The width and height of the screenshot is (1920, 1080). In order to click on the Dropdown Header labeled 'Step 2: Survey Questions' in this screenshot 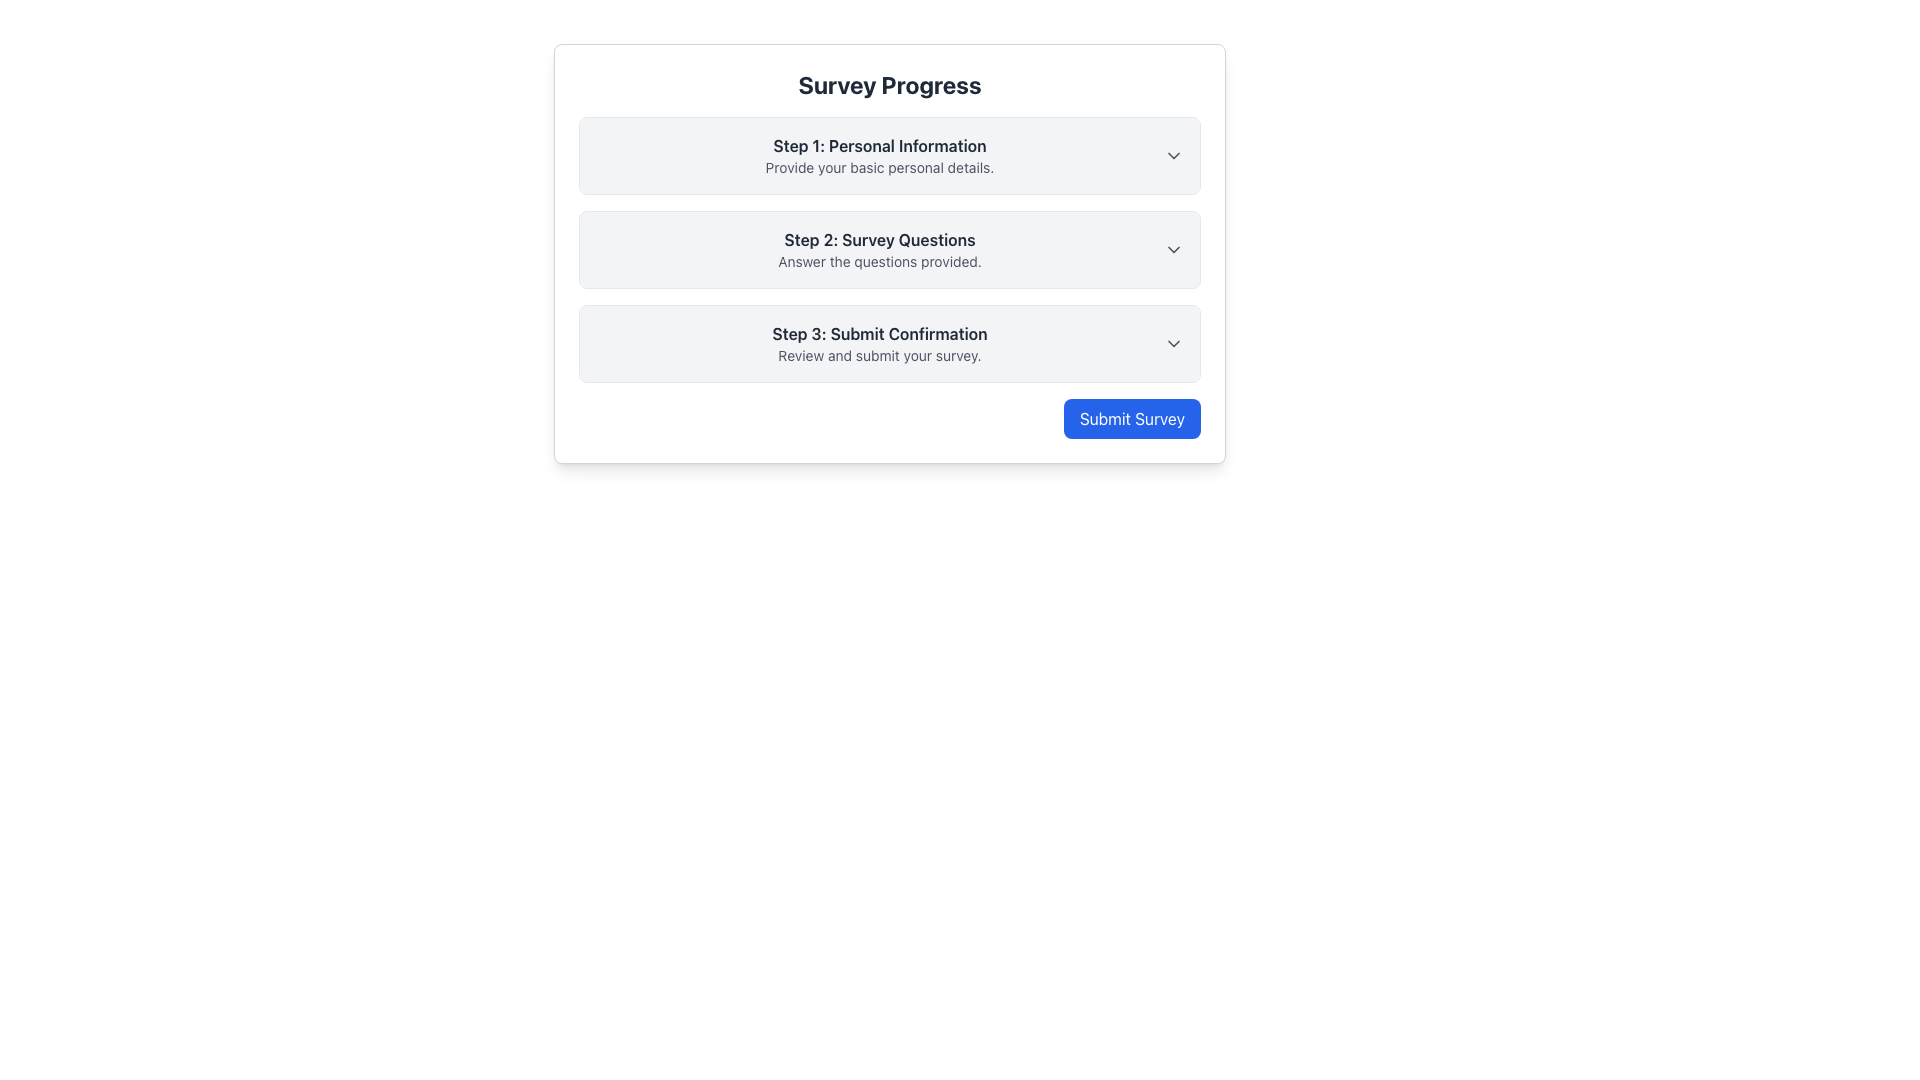, I will do `click(888, 249)`.